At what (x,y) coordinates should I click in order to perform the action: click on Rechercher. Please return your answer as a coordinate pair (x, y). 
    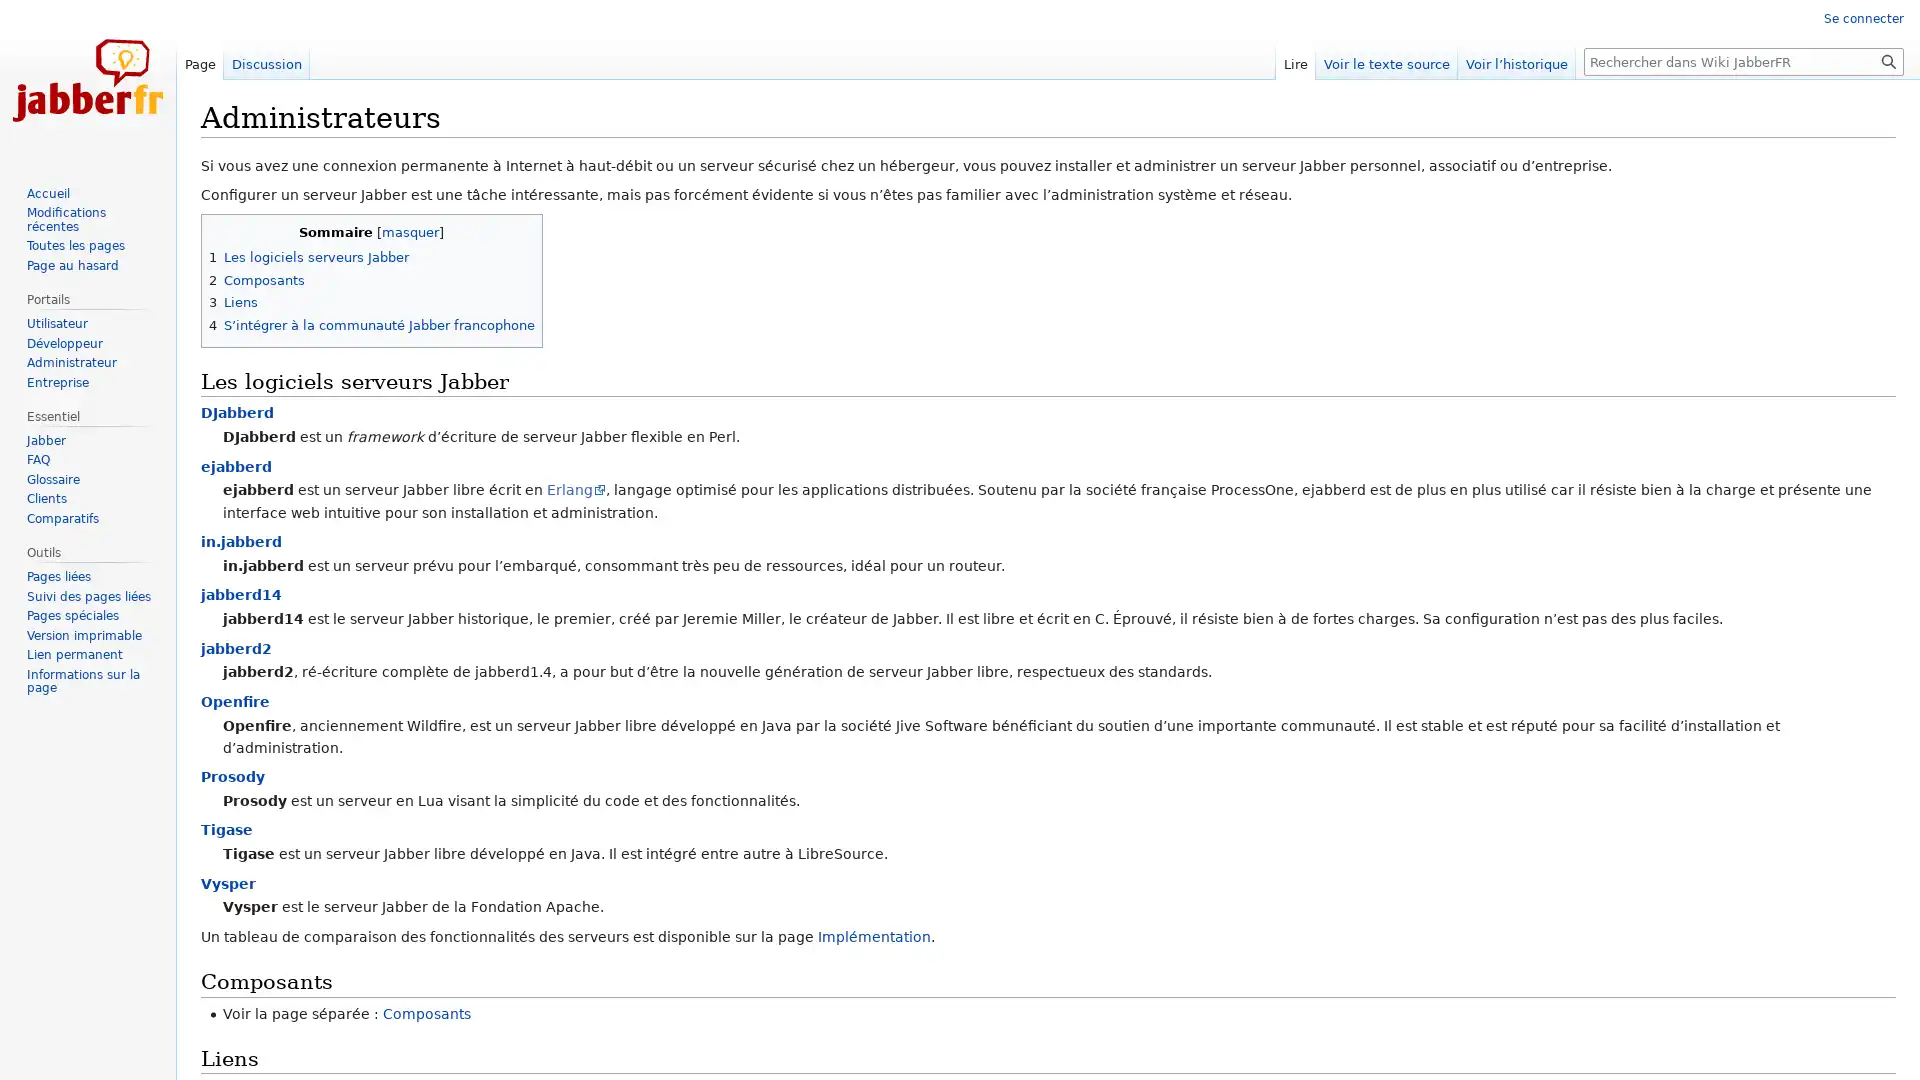
    Looking at the image, I should click on (1888, 60).